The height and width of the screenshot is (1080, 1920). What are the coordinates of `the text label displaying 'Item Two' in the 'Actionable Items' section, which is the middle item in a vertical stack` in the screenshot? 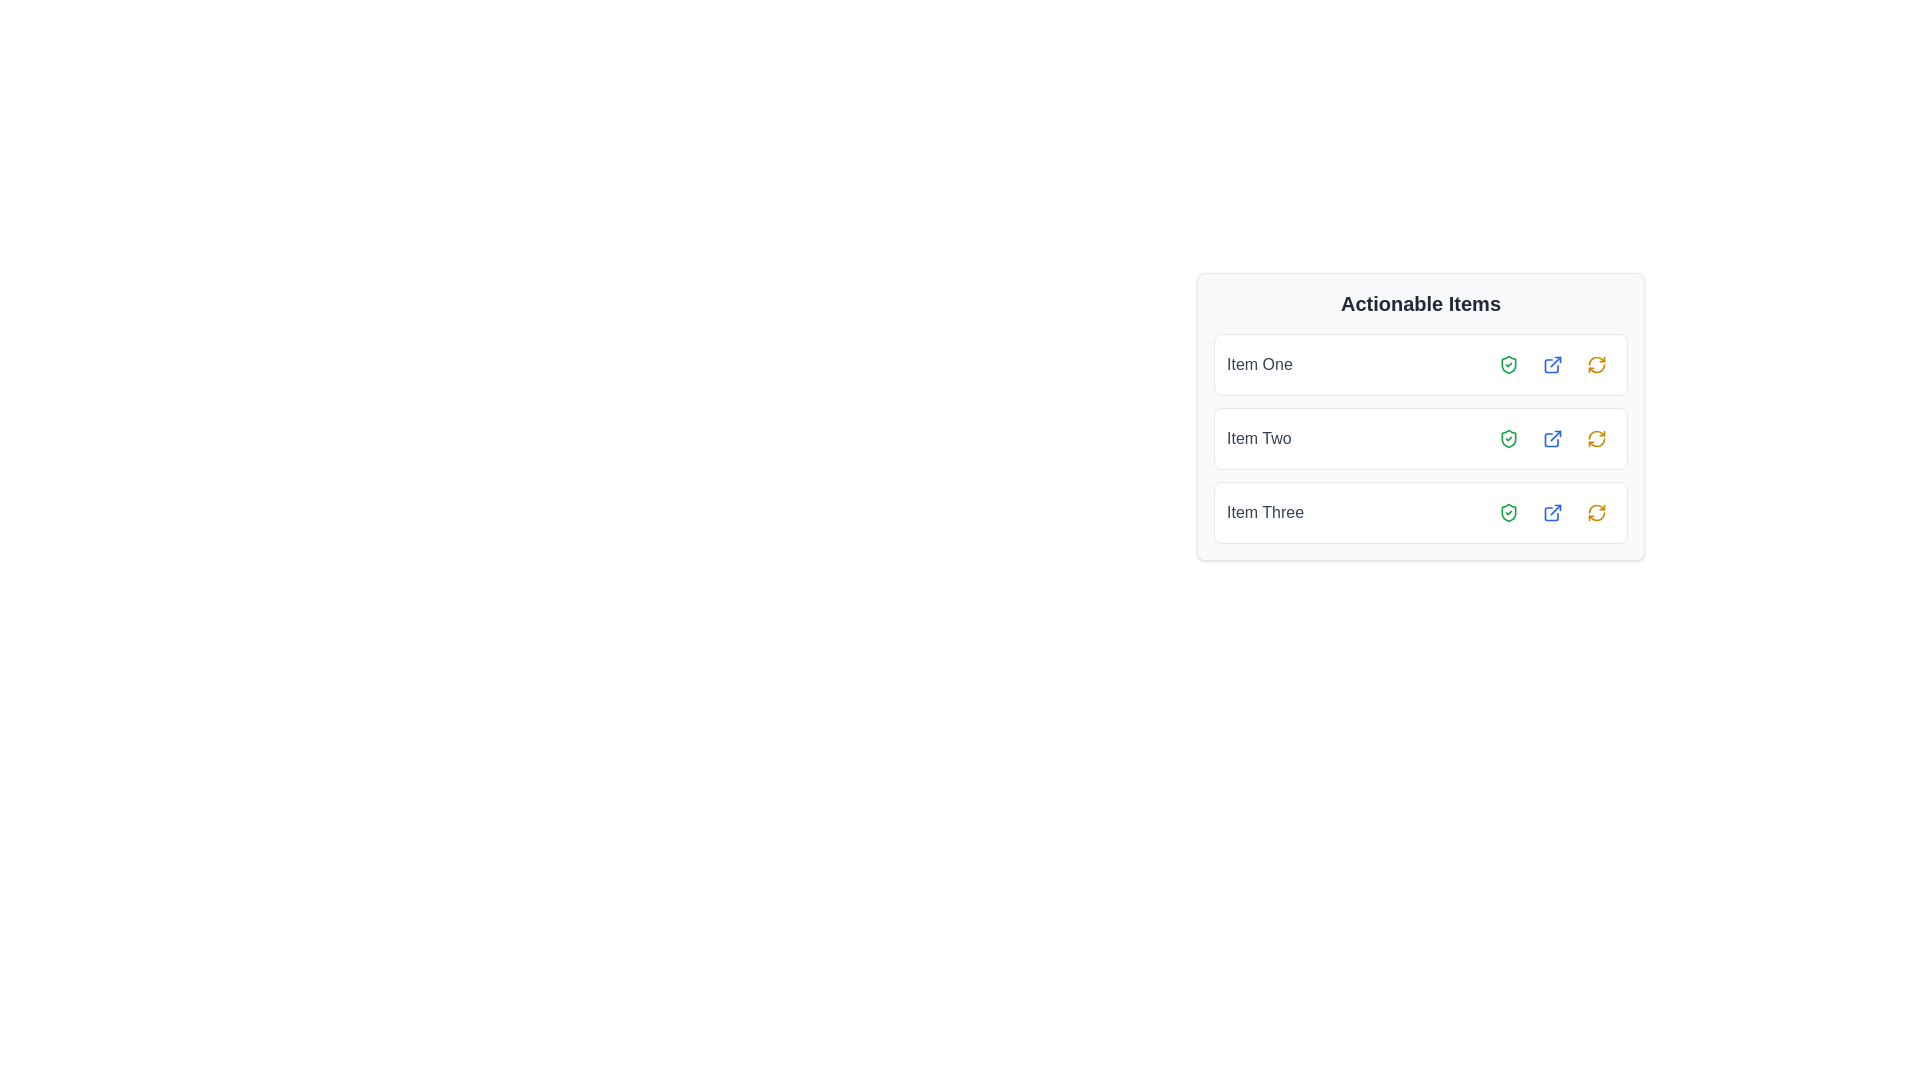 It's located at (1258, 438).